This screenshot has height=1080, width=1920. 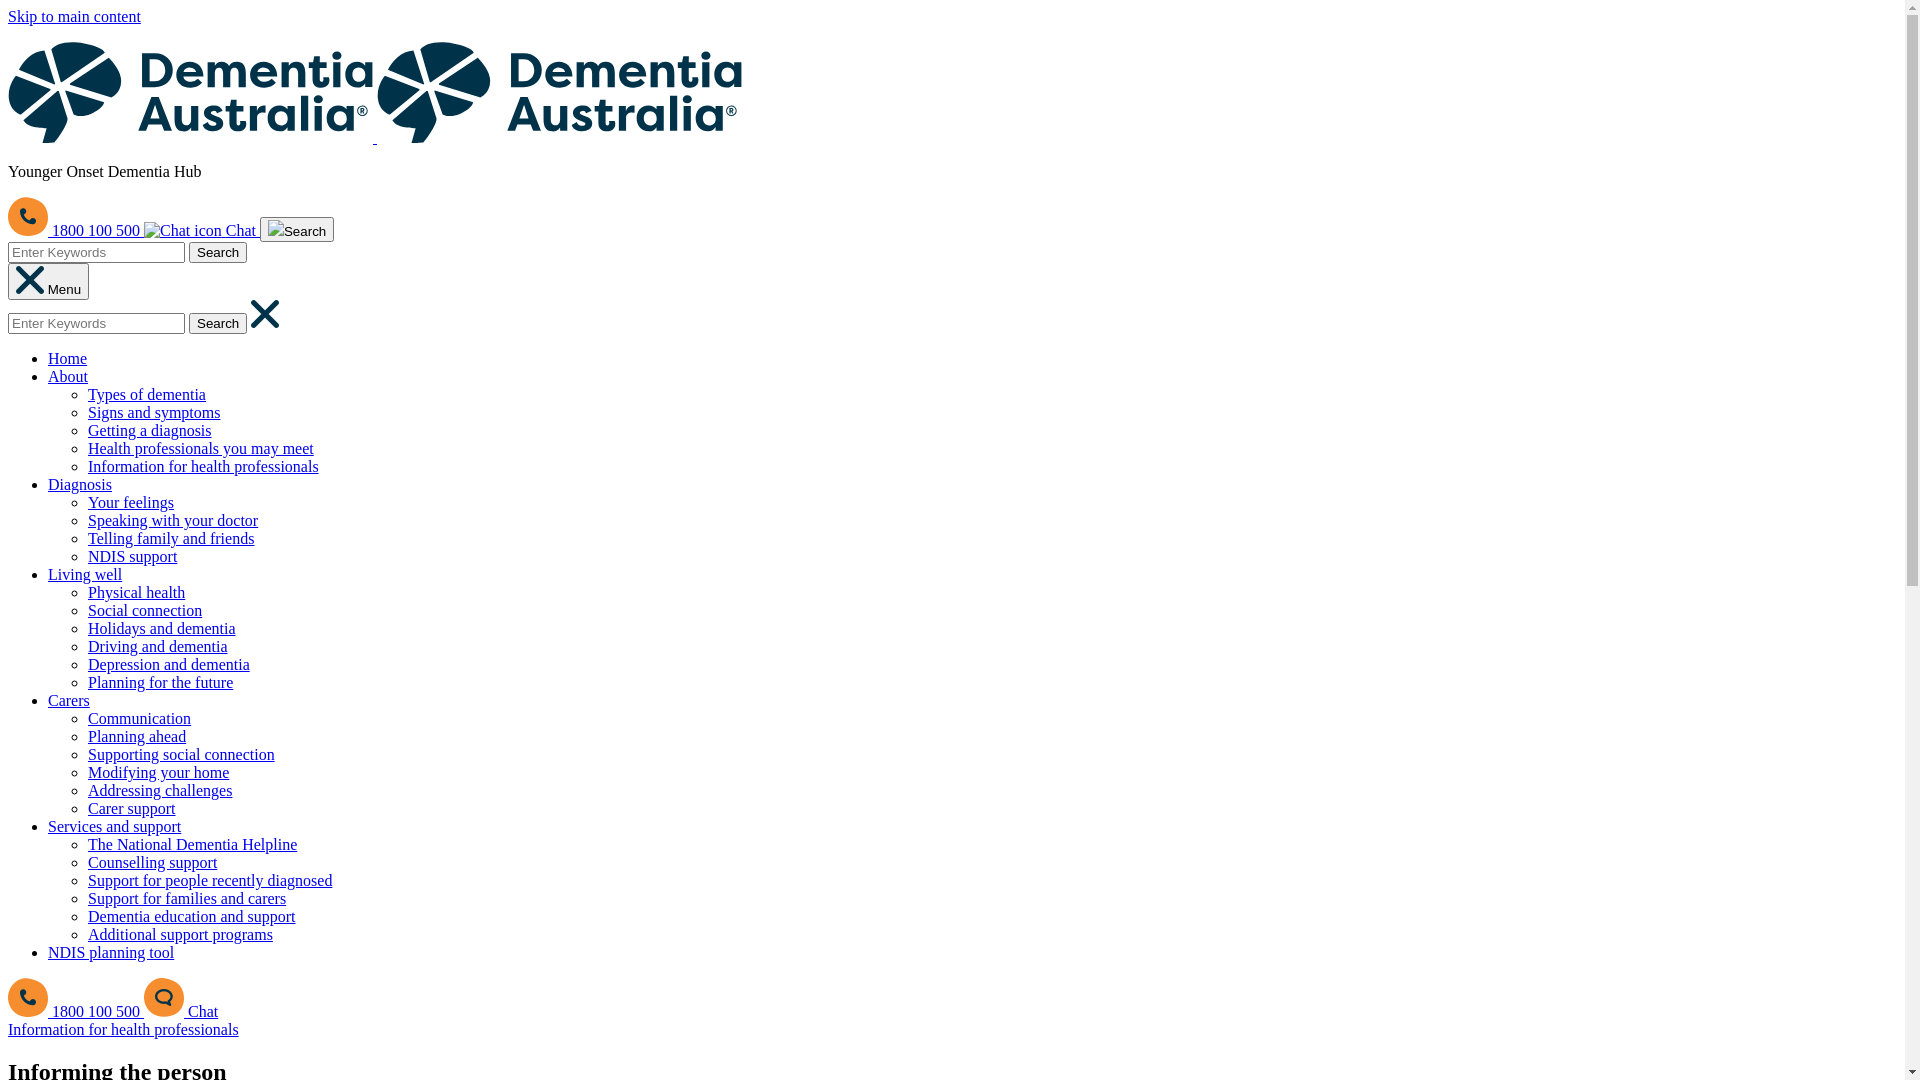 What do you see at coordinates (67, 357) in the screenshot?
I see `'Home'` at bounding box center [67, 357].